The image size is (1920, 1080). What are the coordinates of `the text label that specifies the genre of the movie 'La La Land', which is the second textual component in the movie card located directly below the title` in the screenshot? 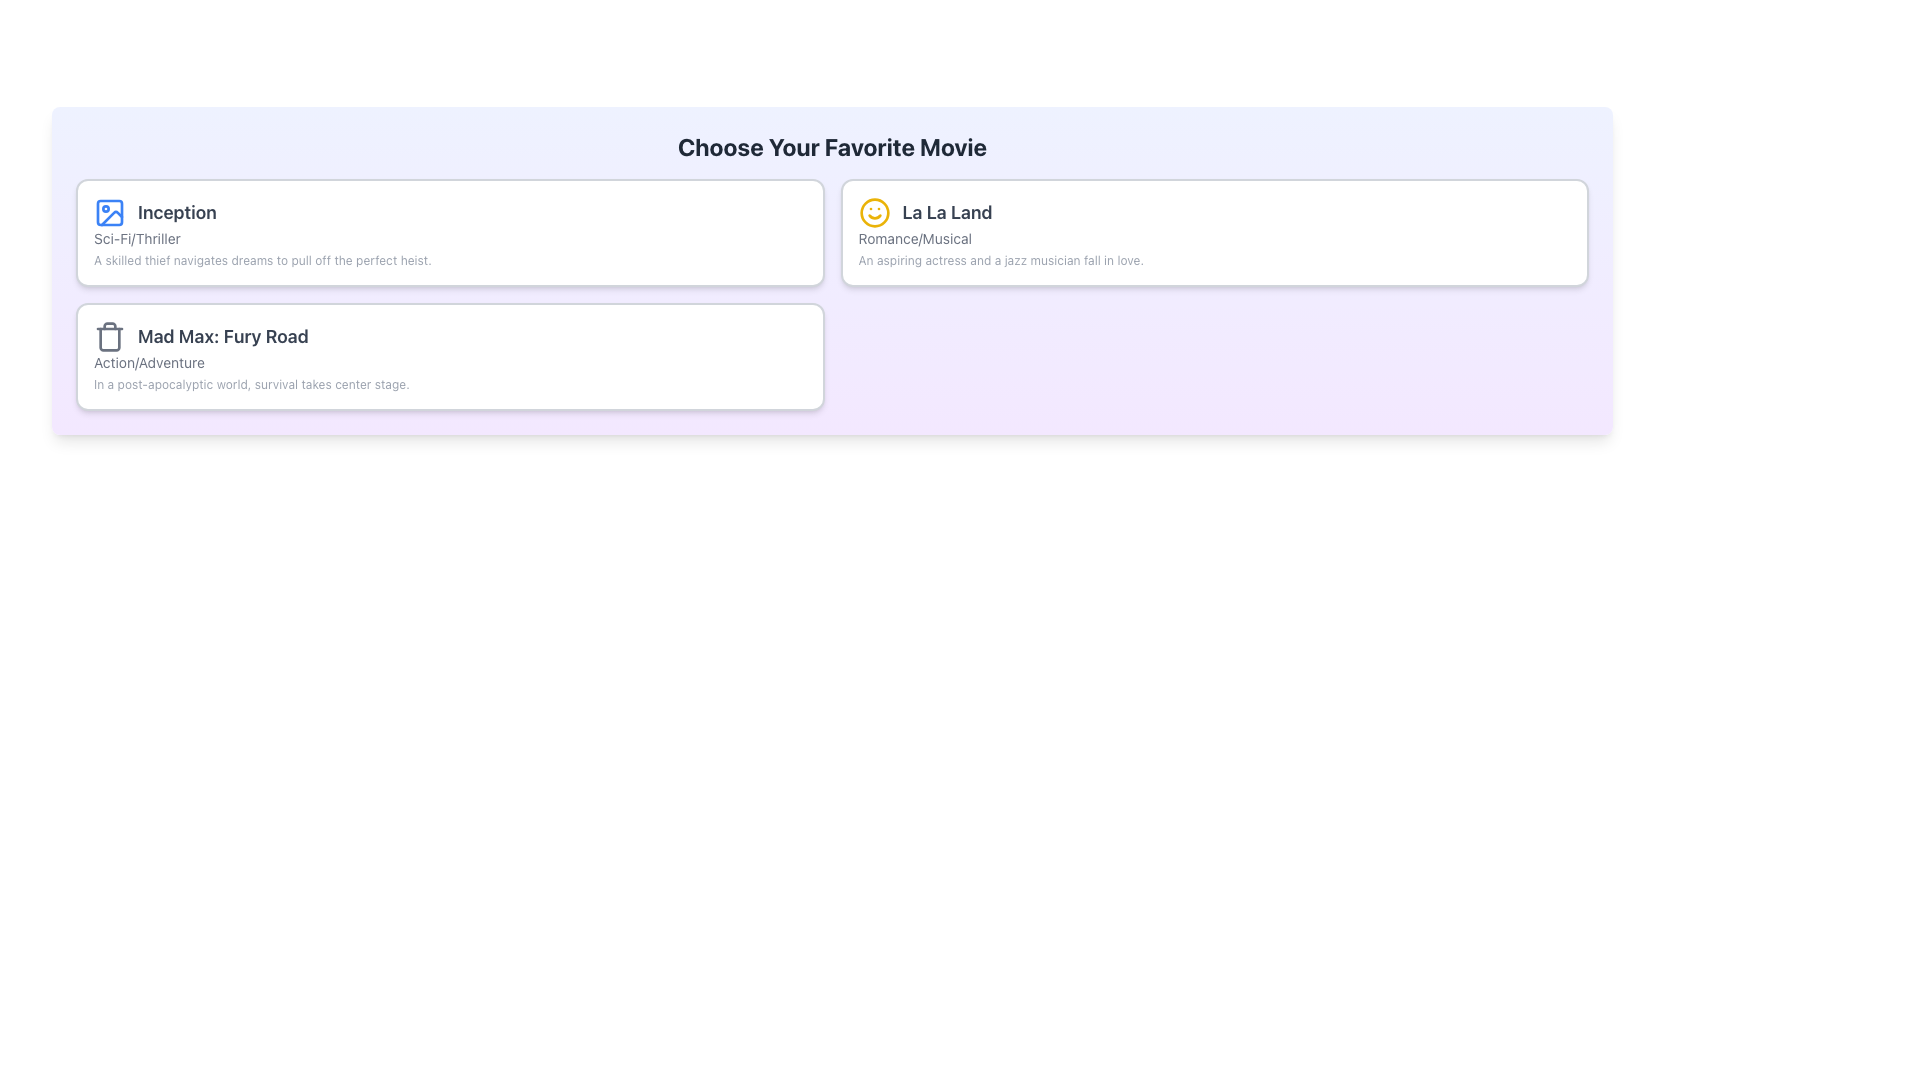 It's located at (914, 238).